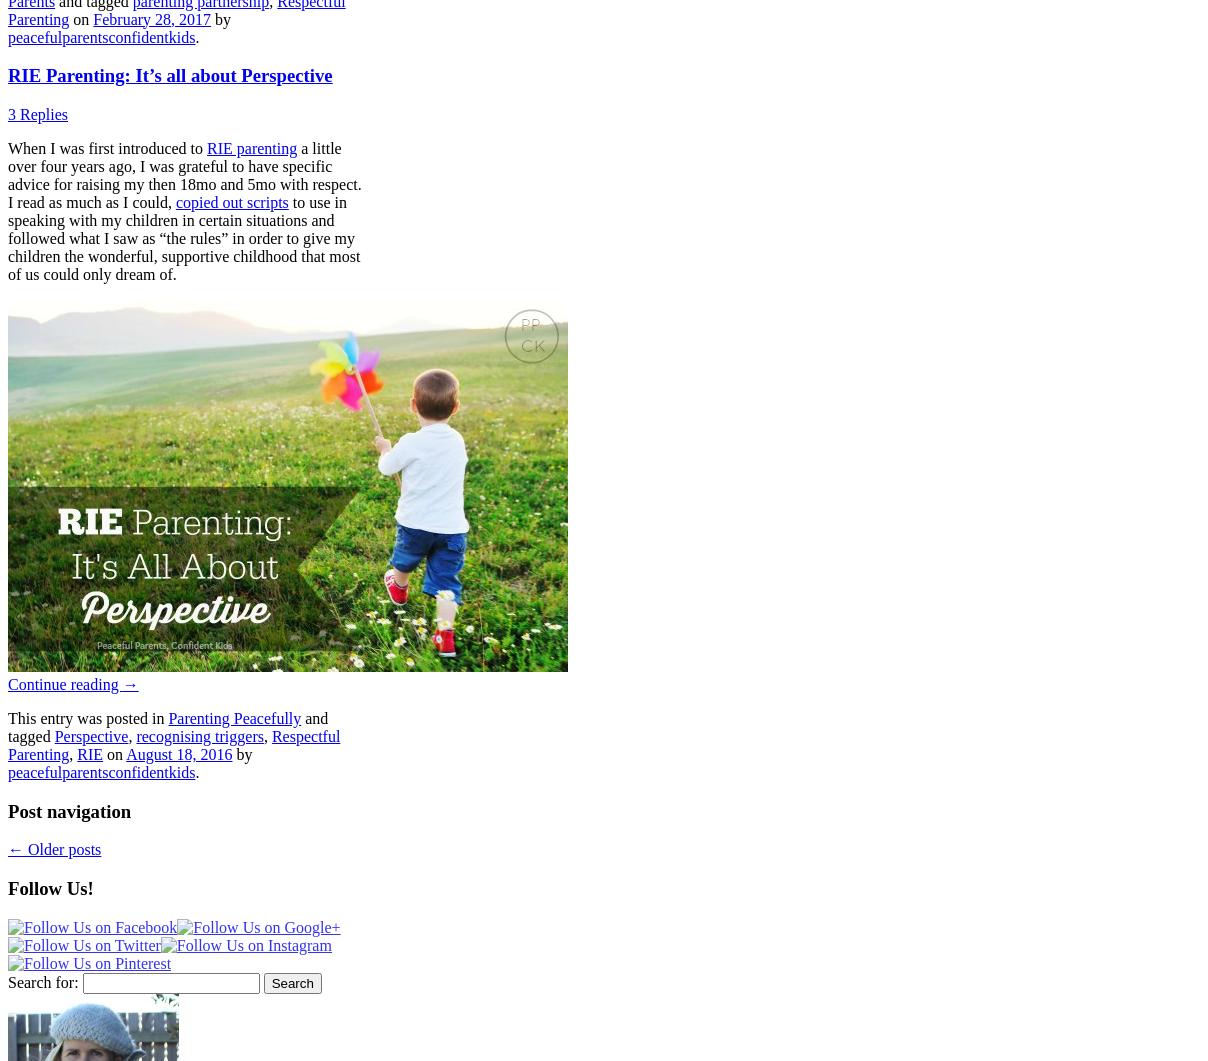 This screenshot has width=1208, height=1061. What do you see at coordinates (6, 887) in the screenshot?
I see `'Follow Us!'` at bounding box center [6, 887].